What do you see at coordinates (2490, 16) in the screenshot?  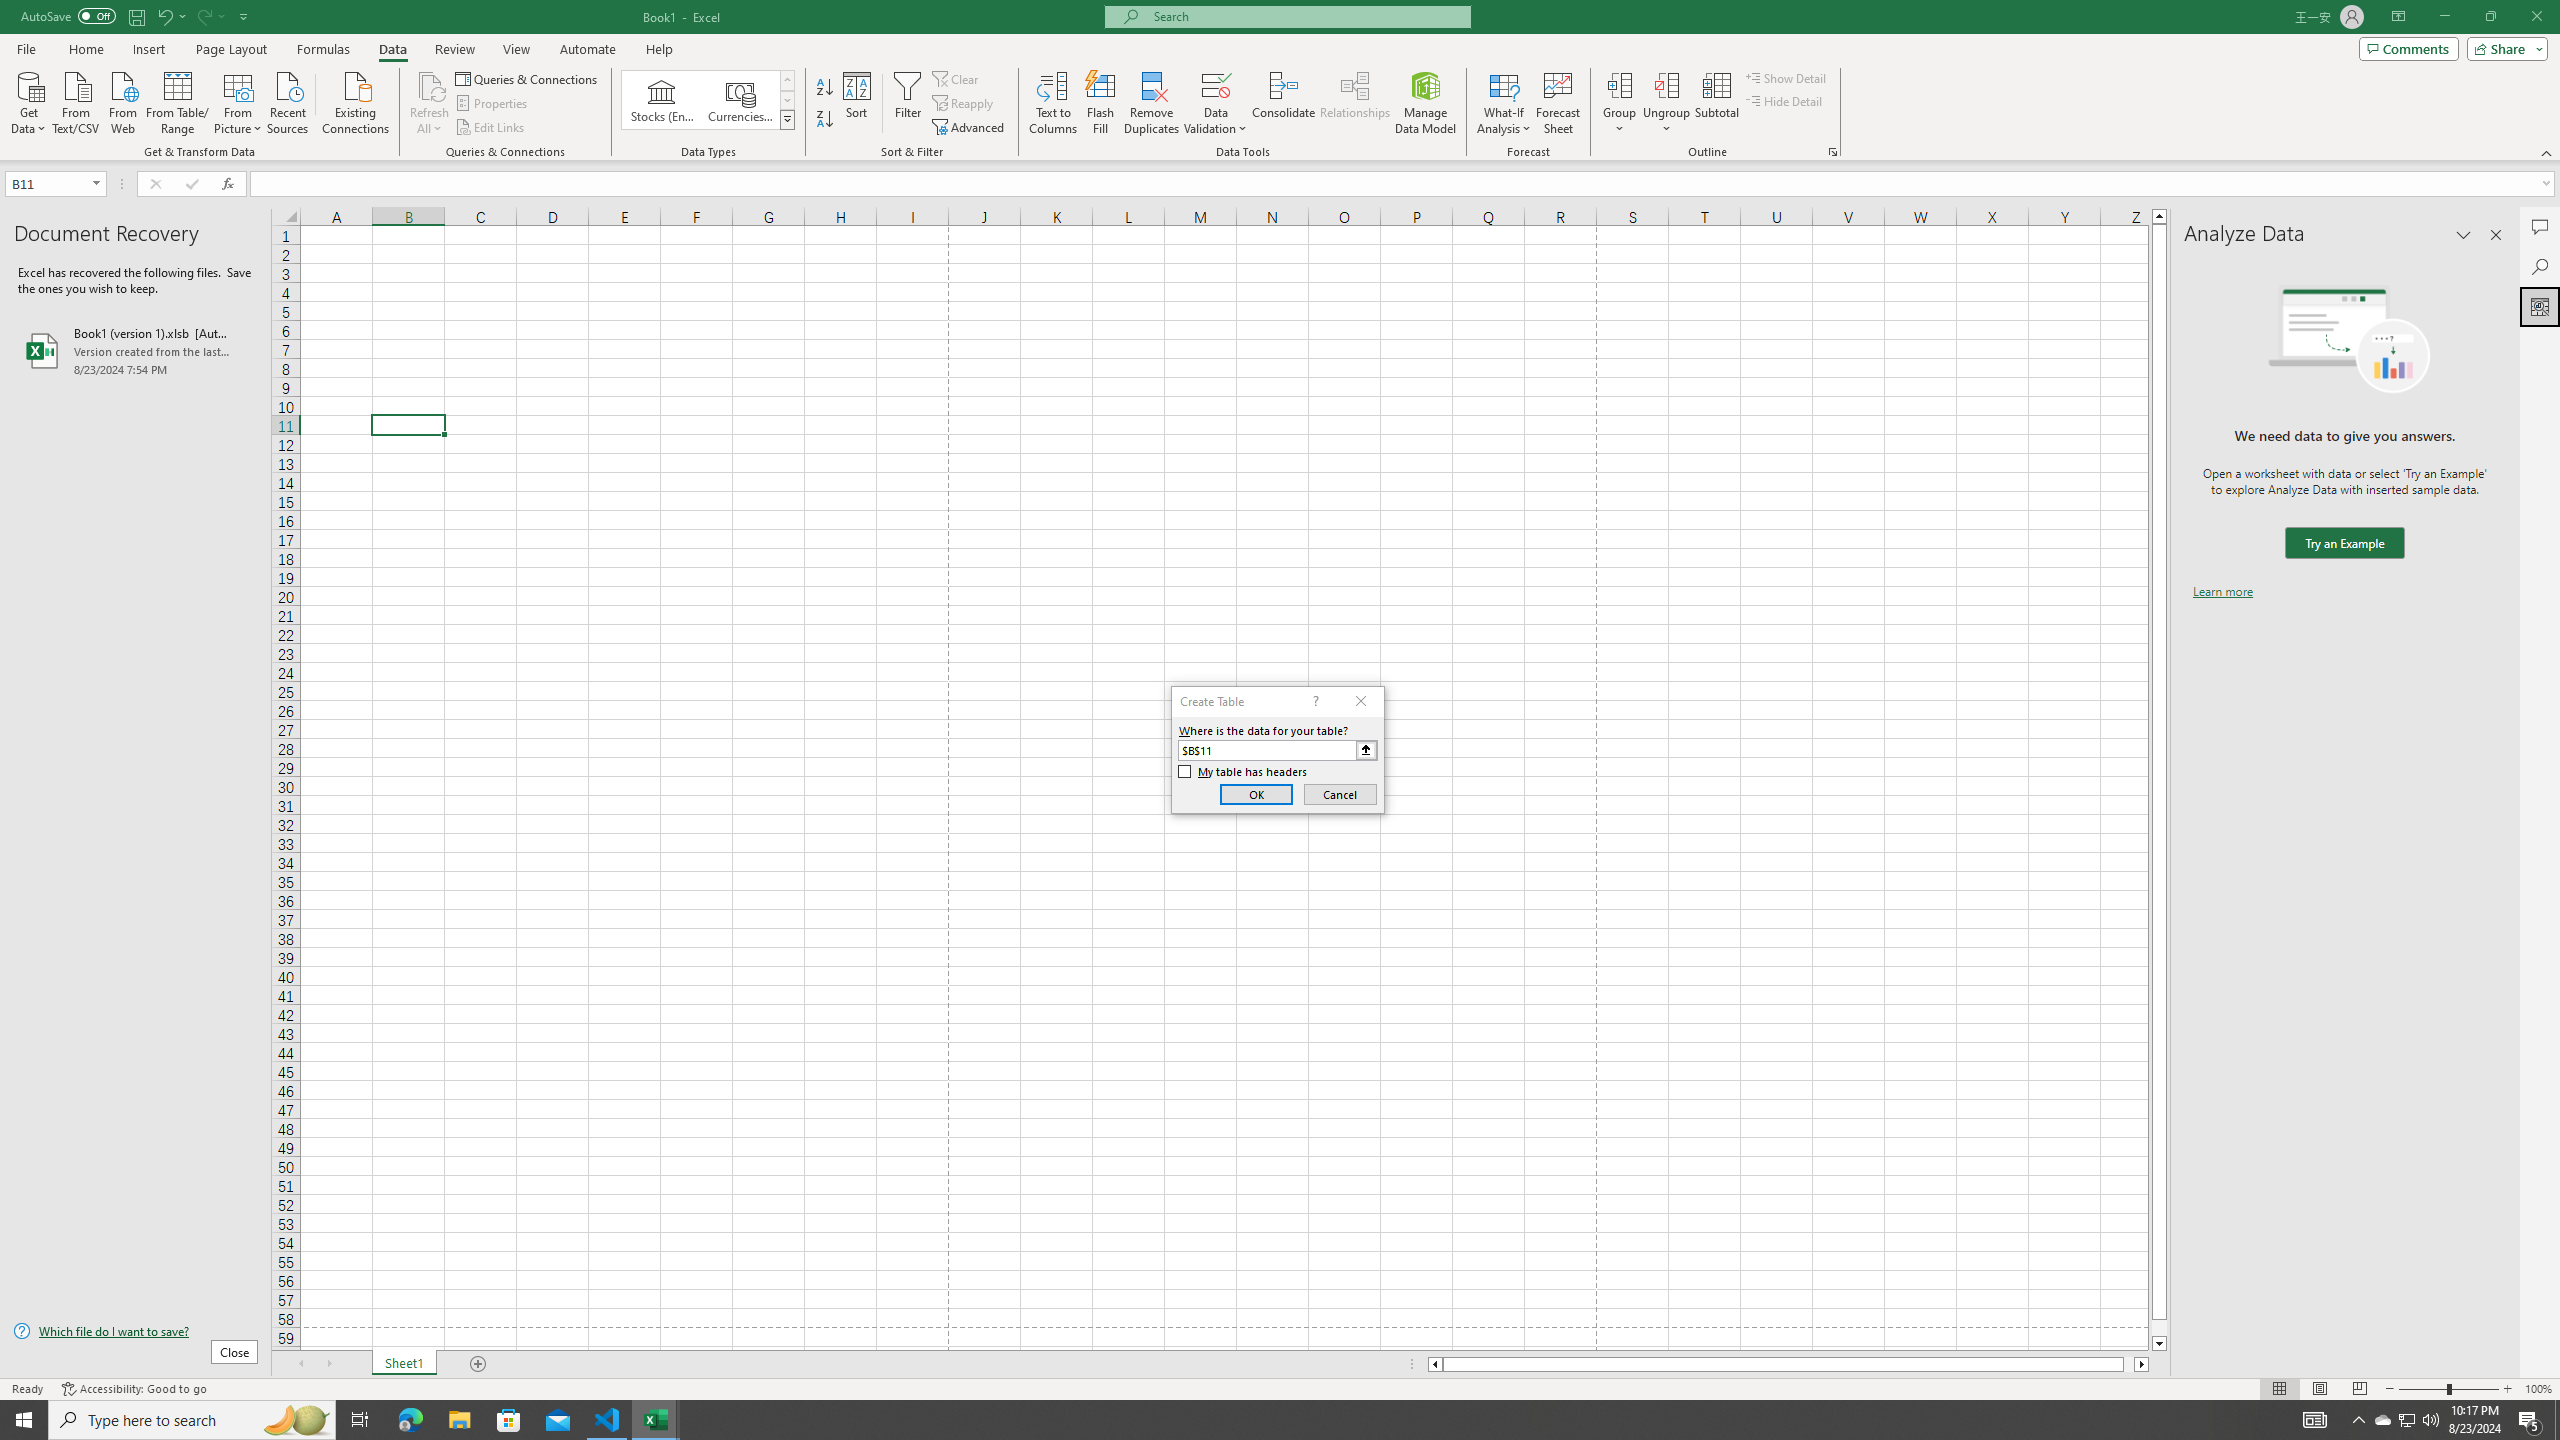 I see `'Restore Down'` at bounding box center [2490, 16].